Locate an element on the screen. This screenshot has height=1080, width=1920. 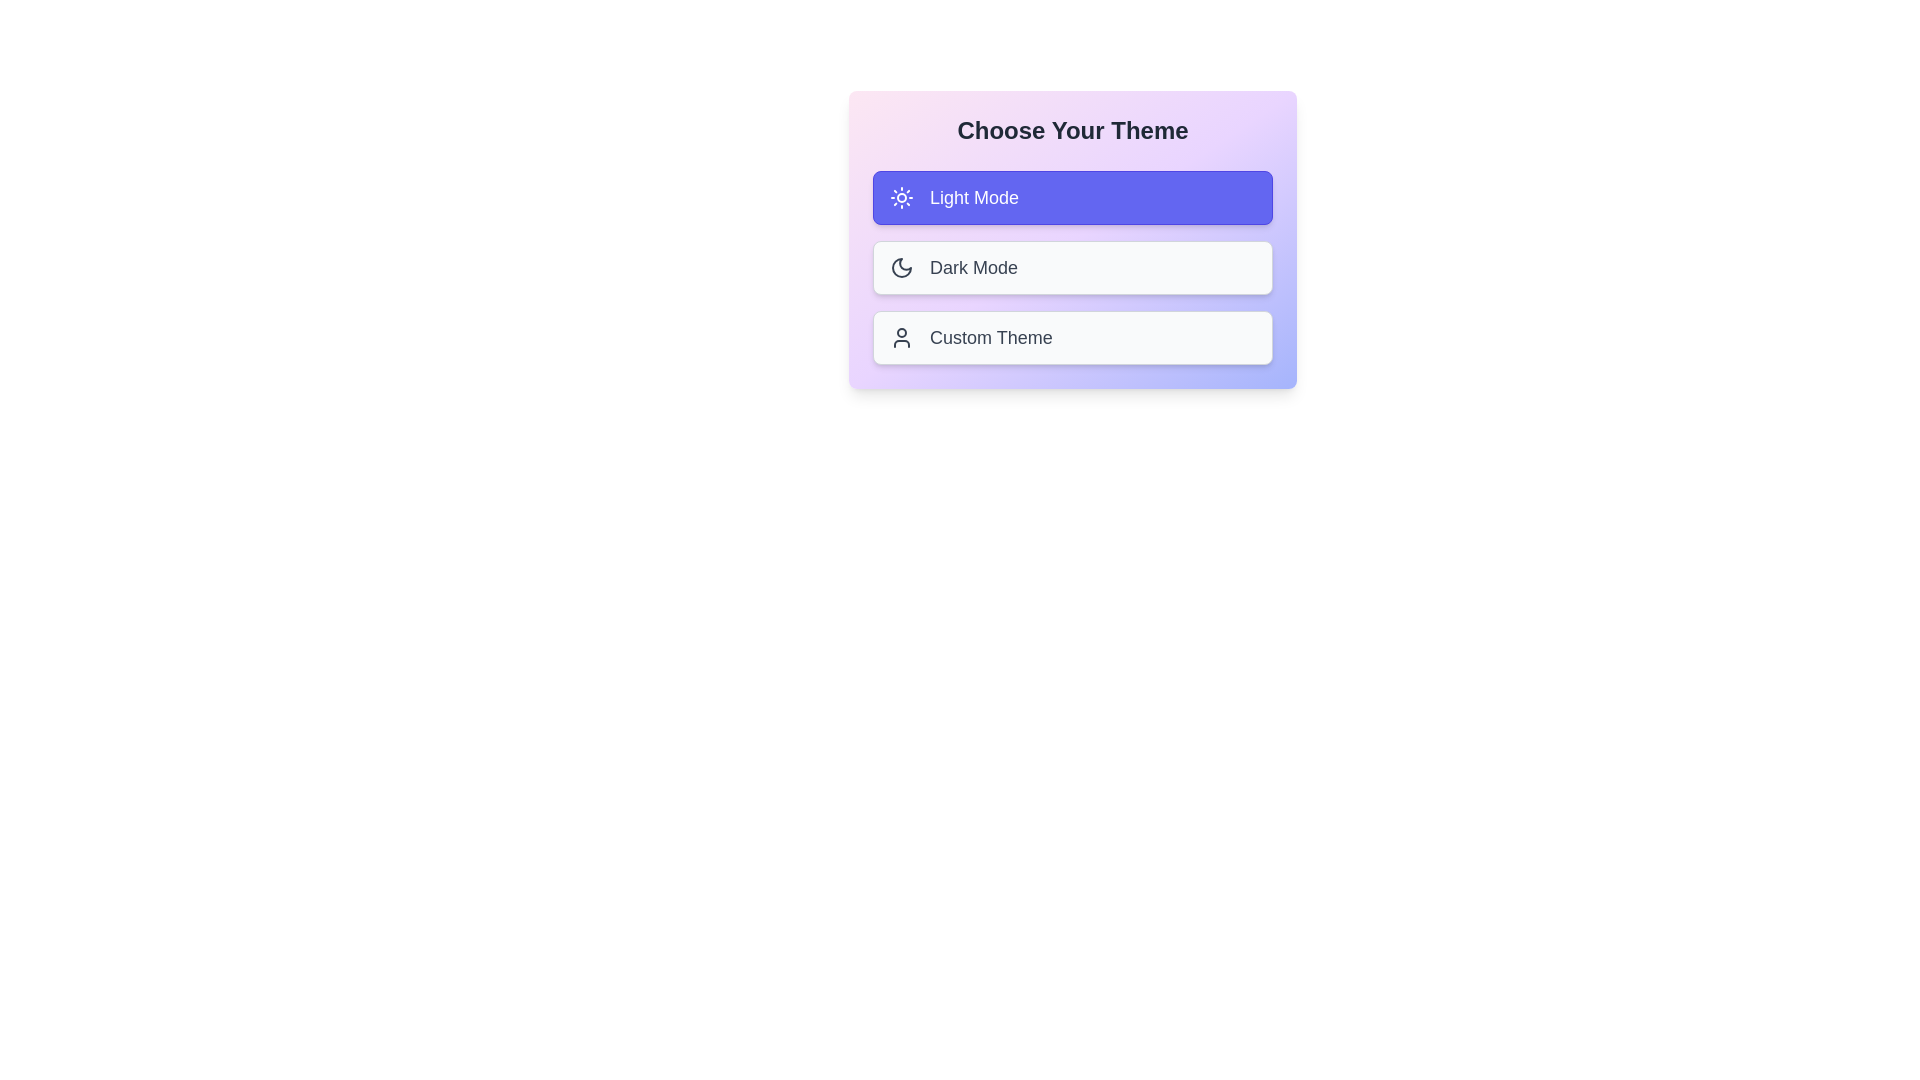
the theme Custom Theme by clicking on its corresponding card is located at coordinates (1072, 337).